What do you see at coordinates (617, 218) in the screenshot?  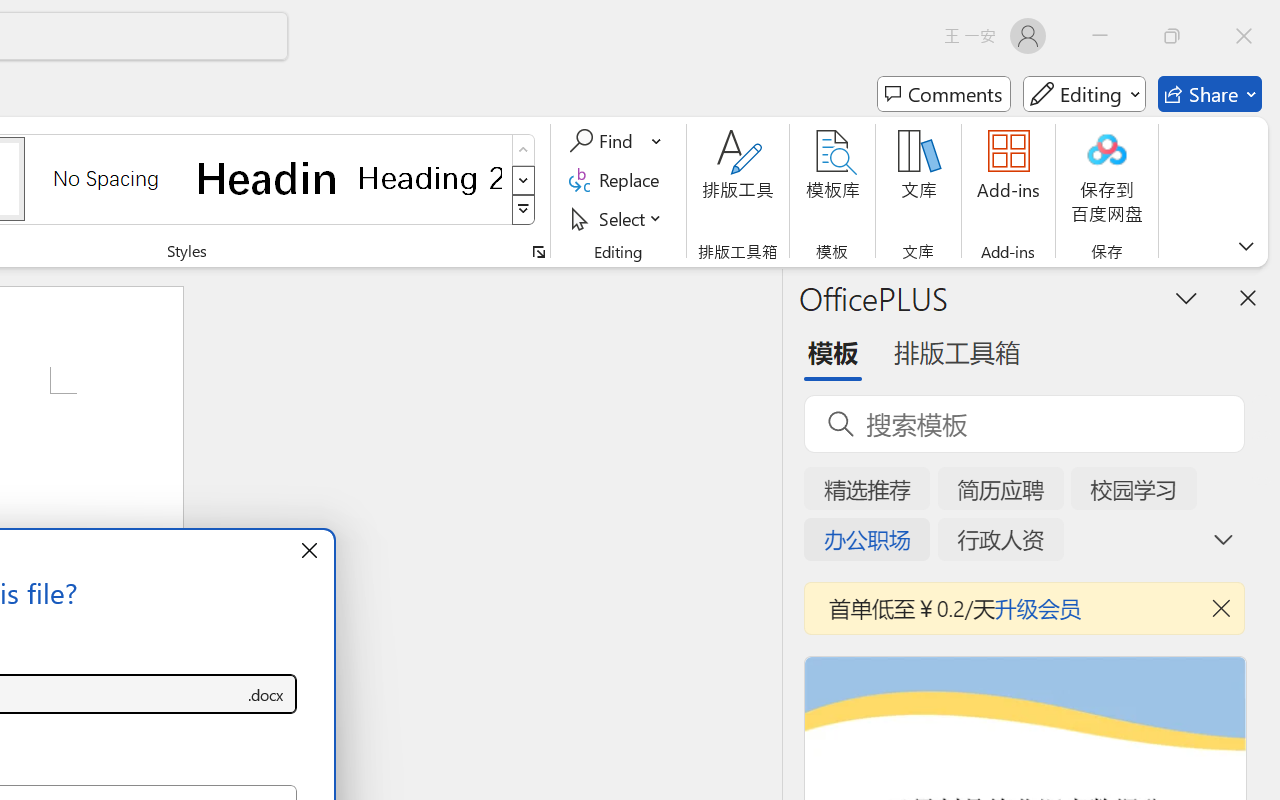 I see `'Select'` at bounding box center [617, 218].